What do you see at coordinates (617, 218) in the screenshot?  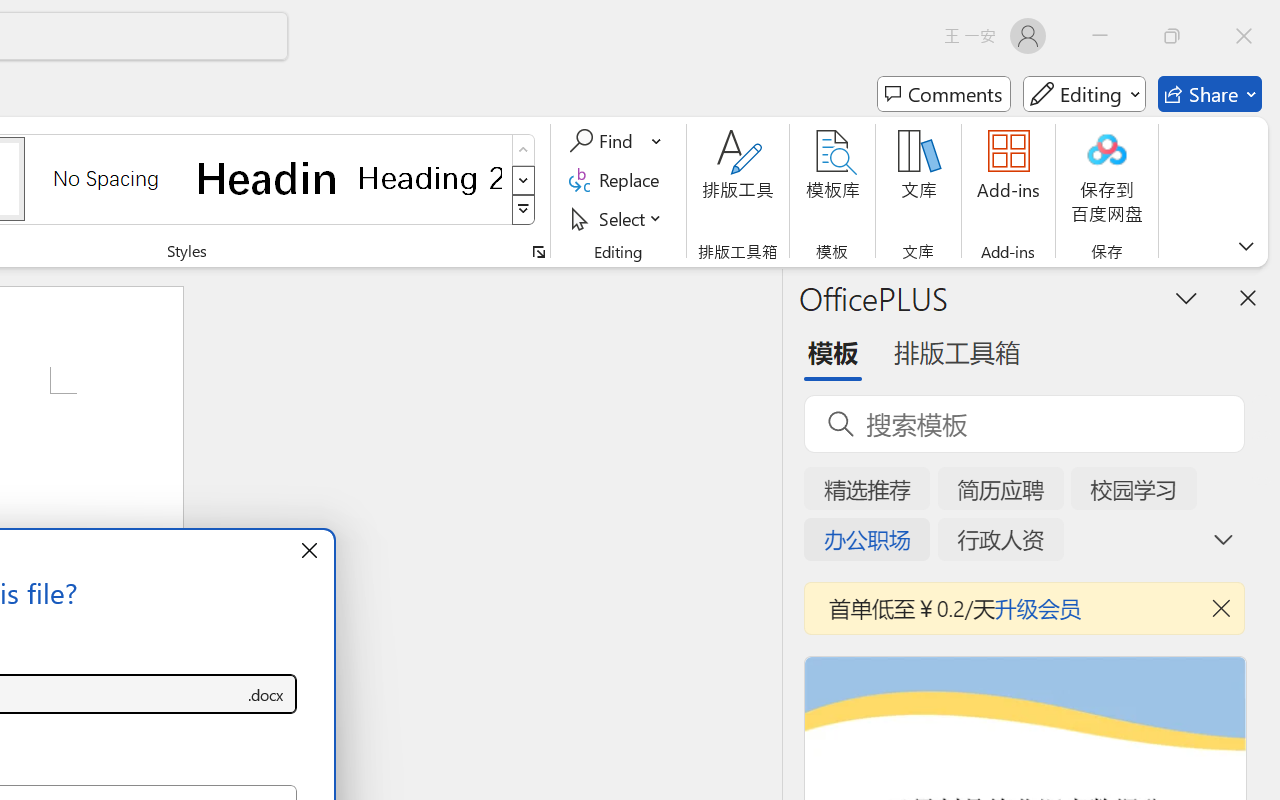 I see `'Select'` at bounding box center [617, 218].